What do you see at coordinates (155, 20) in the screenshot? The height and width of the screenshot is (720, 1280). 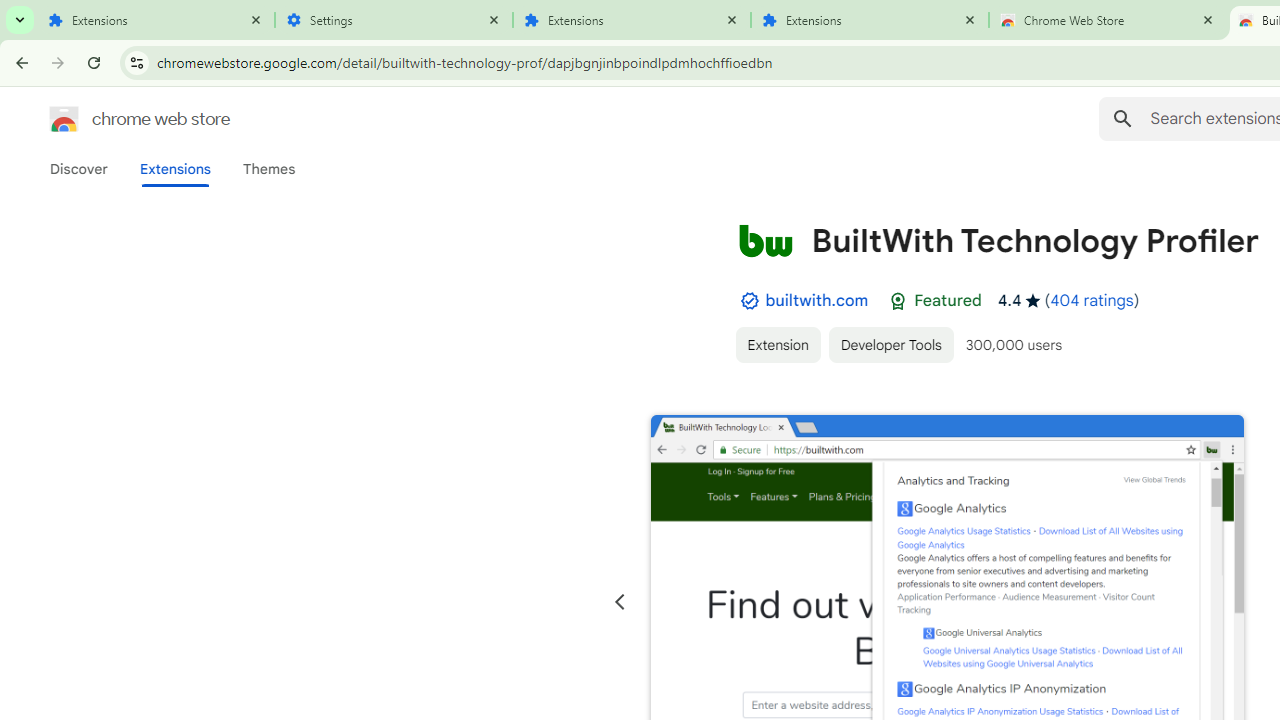 I see `'Extensions'` at bounding box center [155, 20].